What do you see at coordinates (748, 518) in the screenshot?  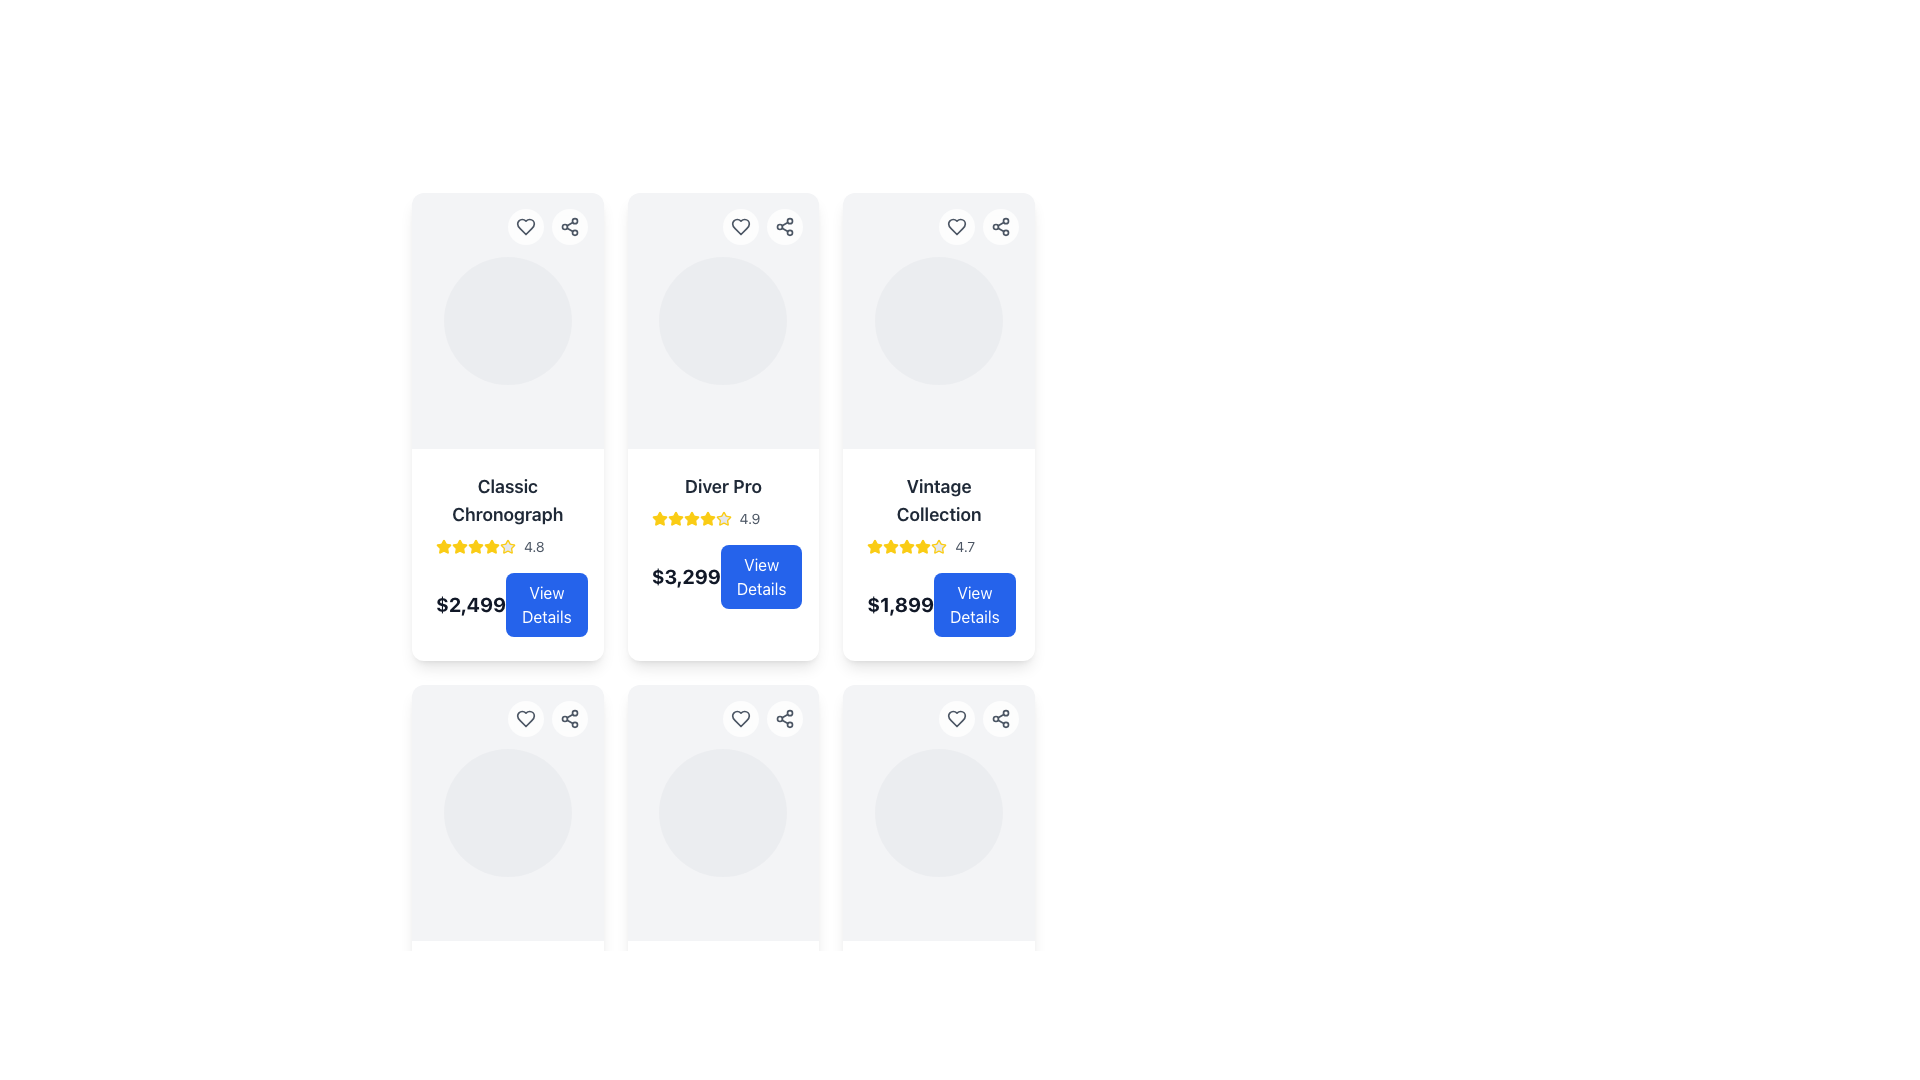 I see `the rating label that displays the numerical representation of a product's overall score, positioned at the end of a horizontal sequence of stars on the 'Diver Pro' card in the second column of the grid layout` at bounding box center [748, 518].